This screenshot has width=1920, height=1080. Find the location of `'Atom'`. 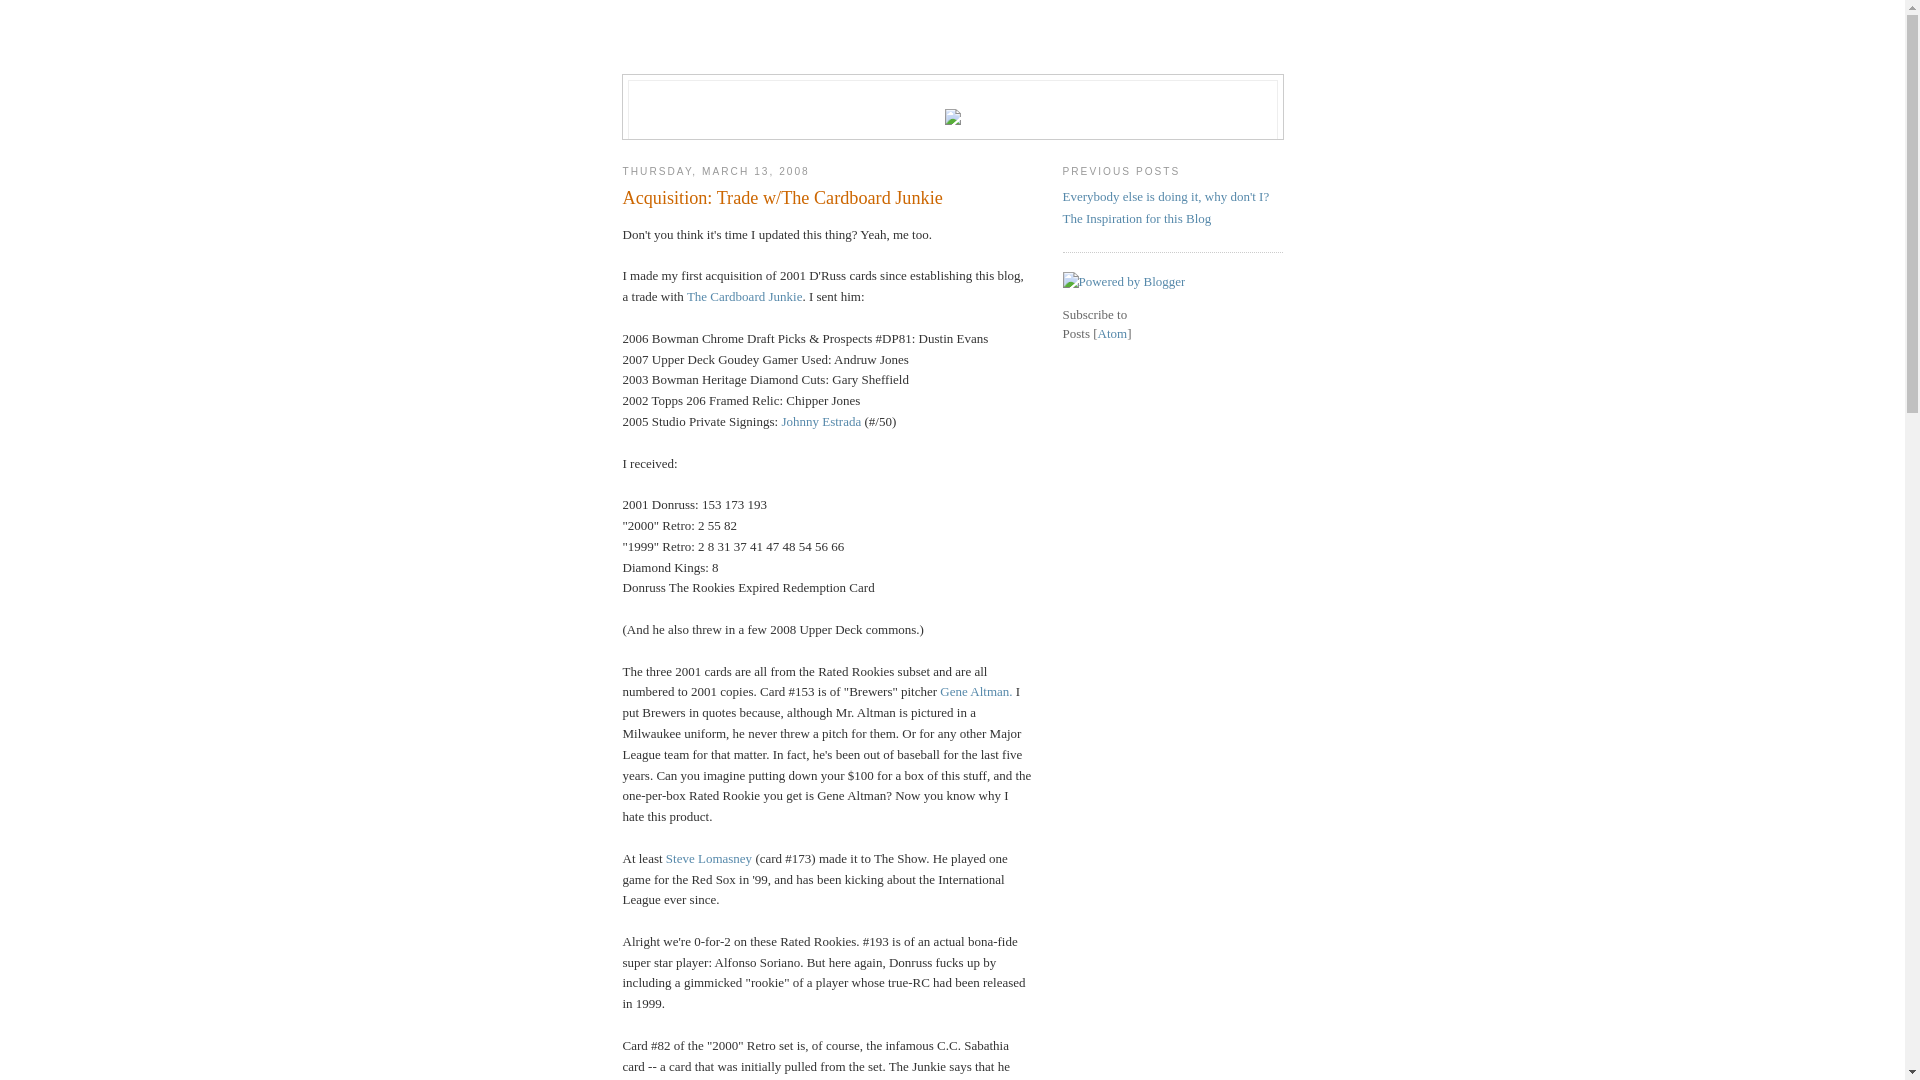

'Atom' is located at coordinates (1112, 332).